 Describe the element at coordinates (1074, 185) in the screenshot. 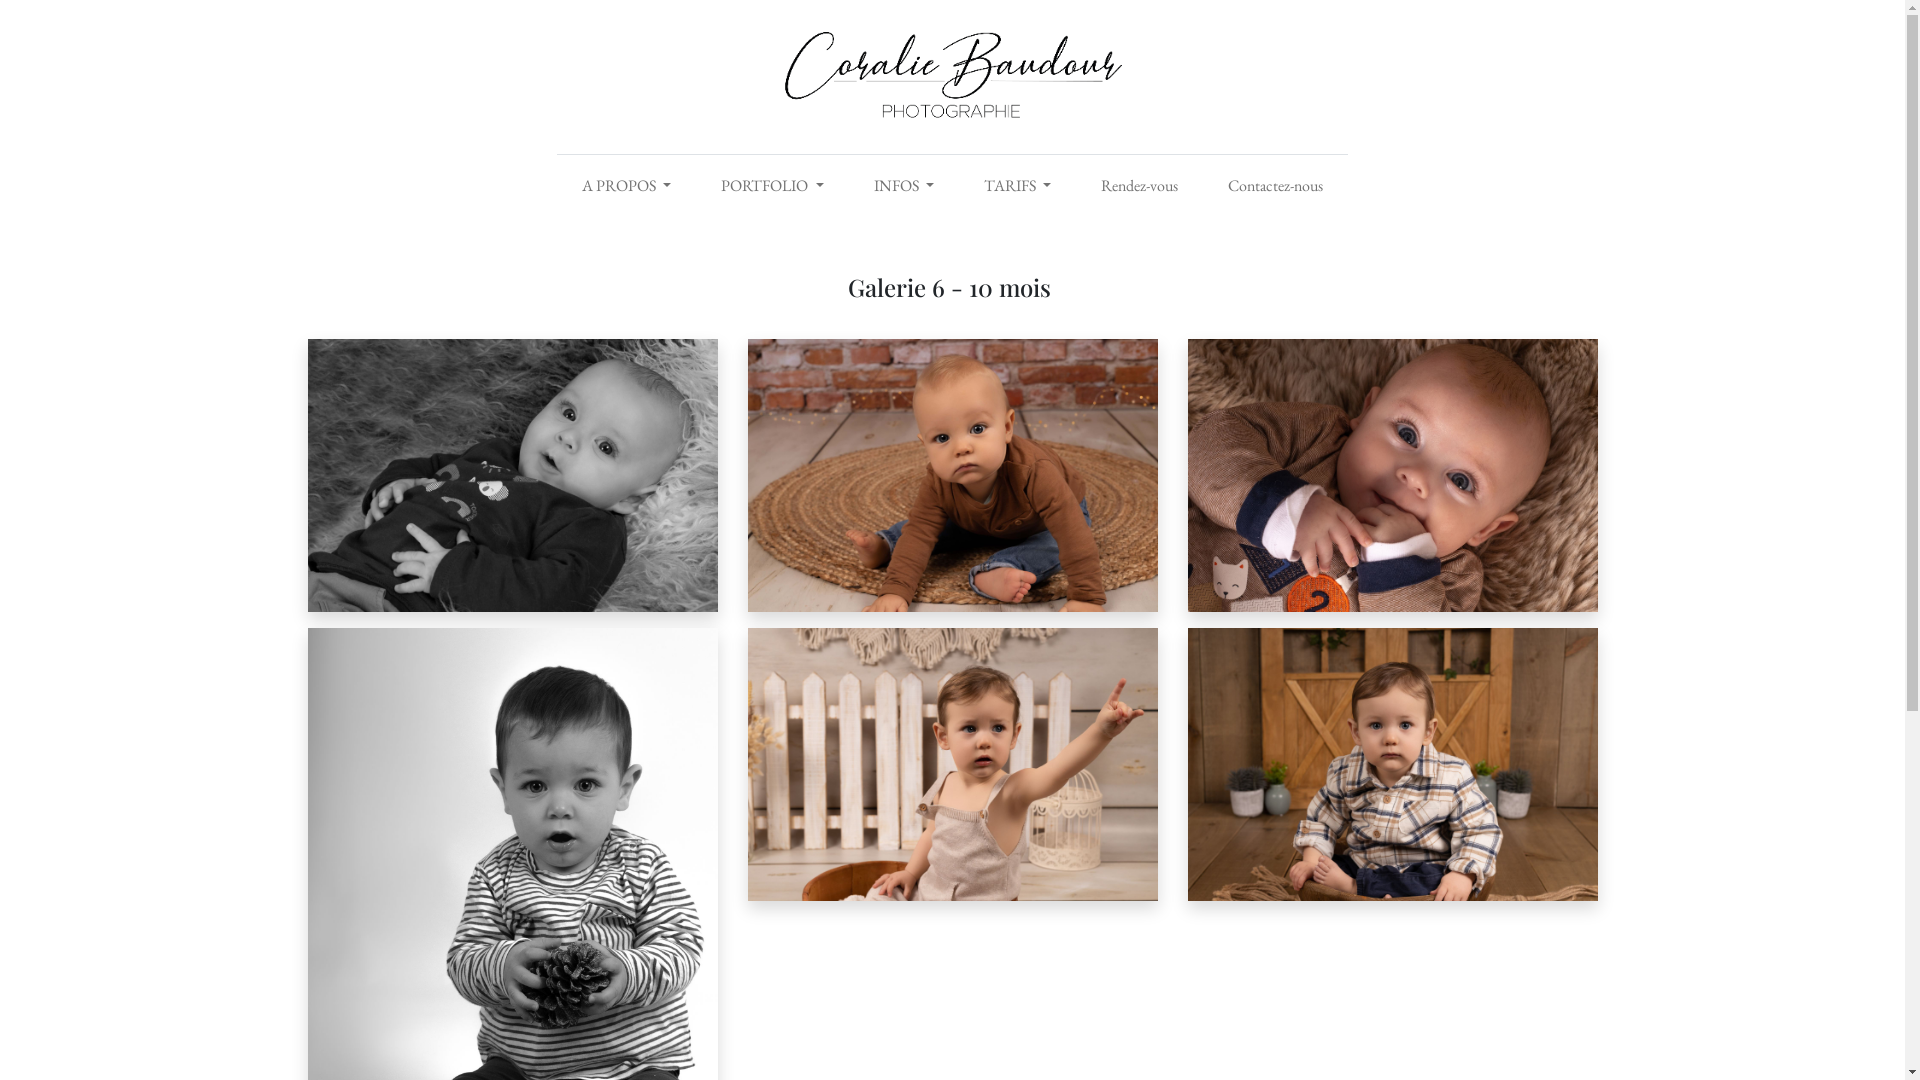

I see `'Rendez-vous'` at that location.